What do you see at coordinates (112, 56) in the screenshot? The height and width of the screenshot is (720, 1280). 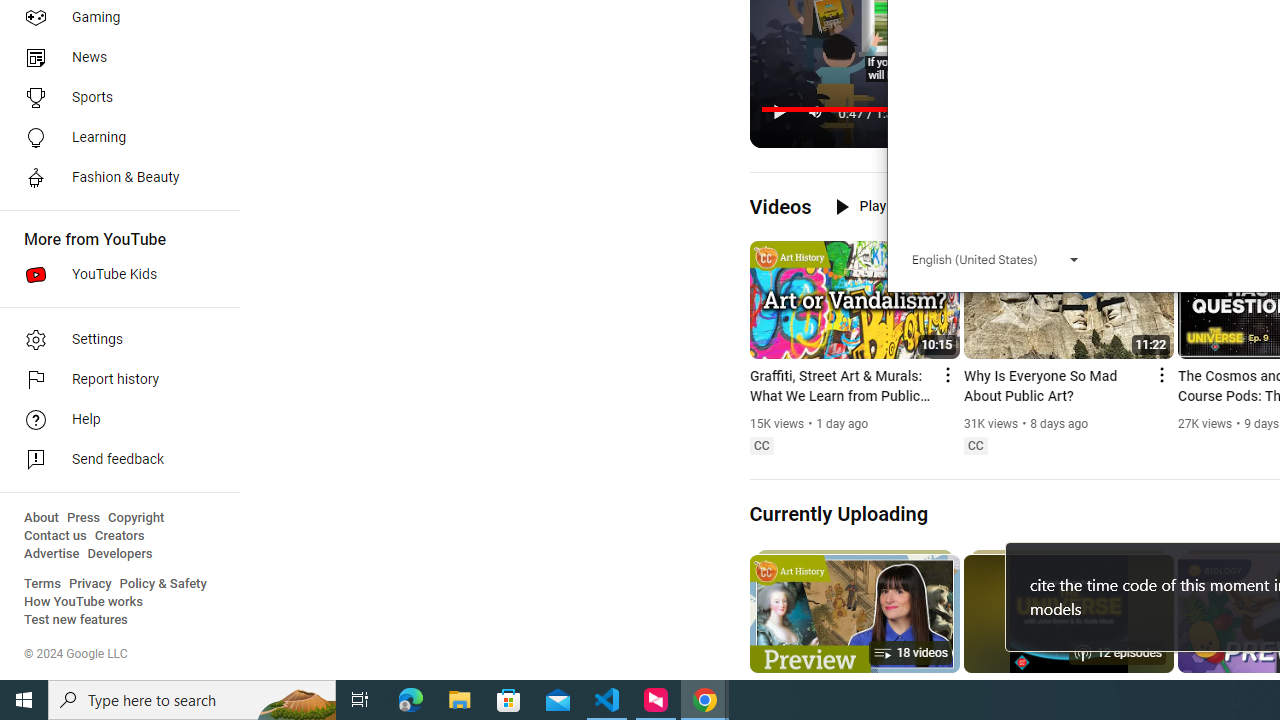 I see `'News'` at bounding box center [112, 56].